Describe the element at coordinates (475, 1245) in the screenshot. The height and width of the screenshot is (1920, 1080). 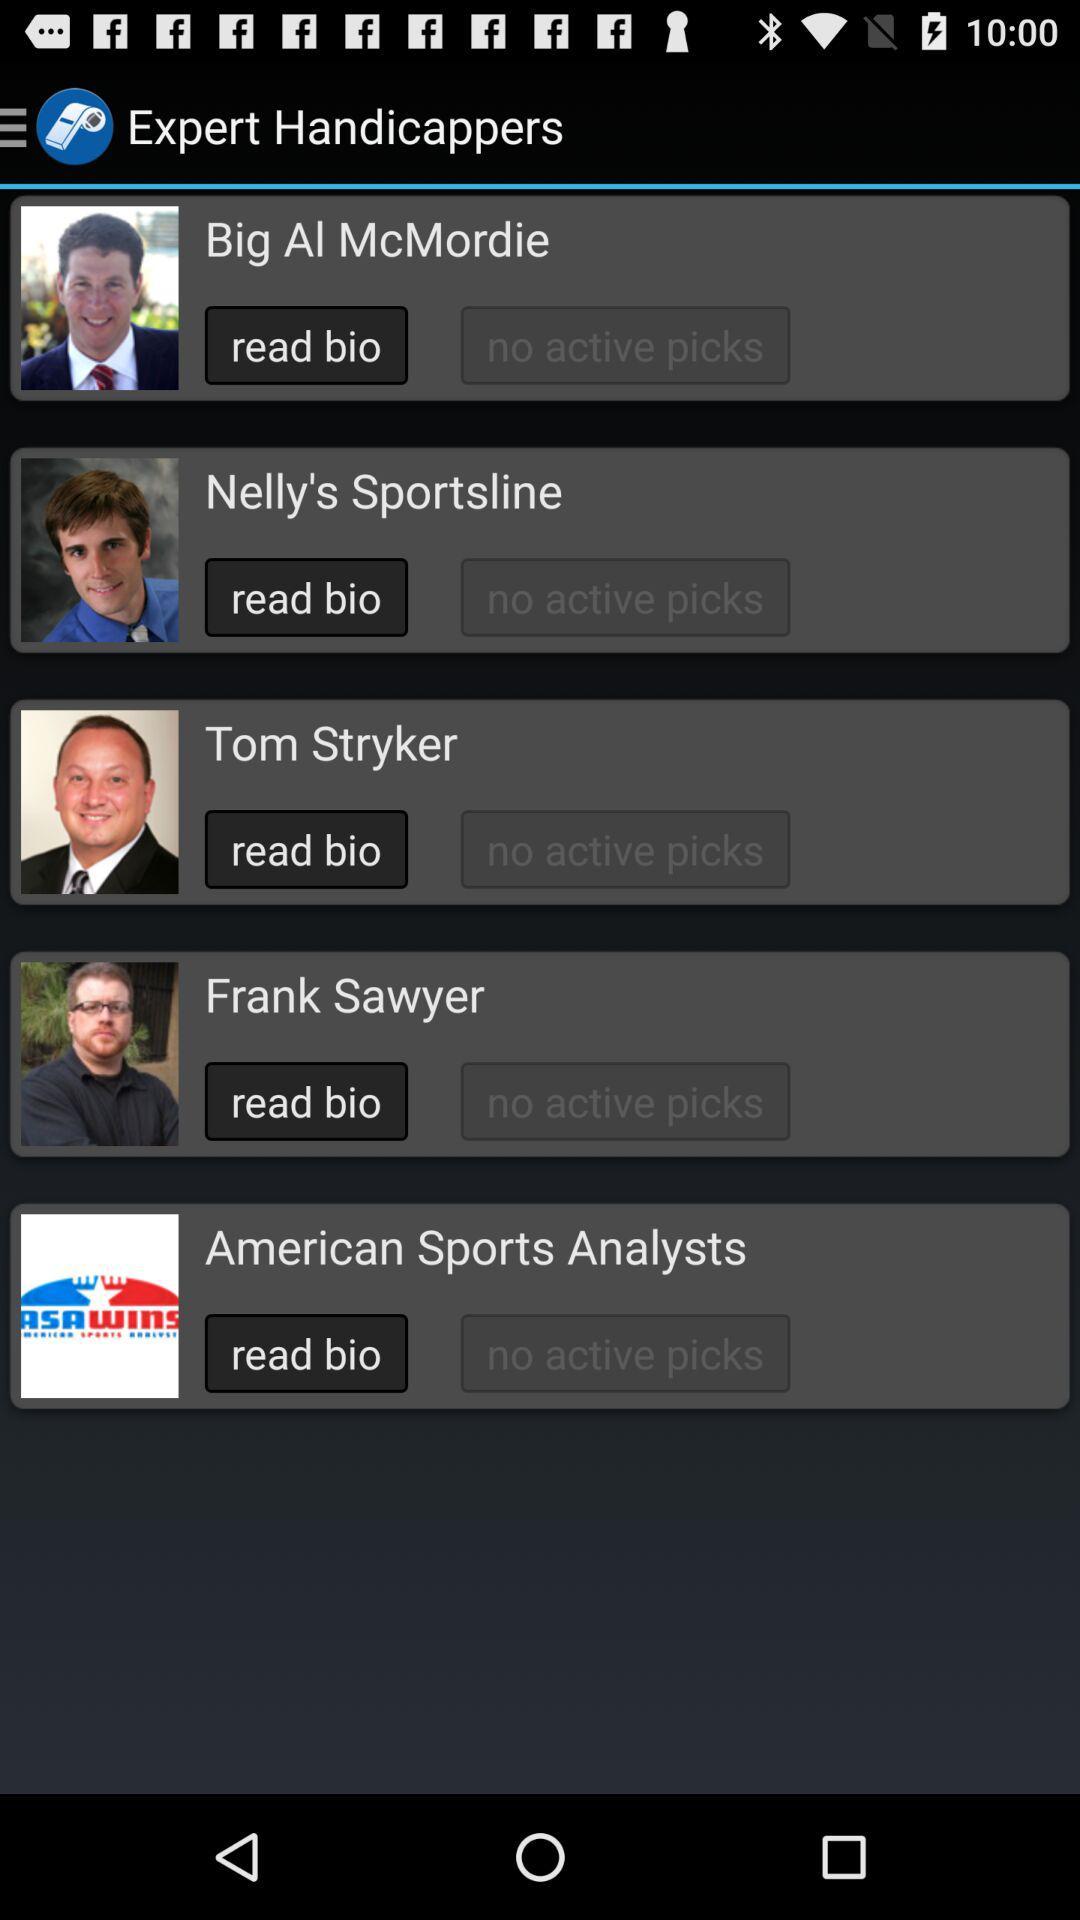
I see `american sports analysts` at that location.